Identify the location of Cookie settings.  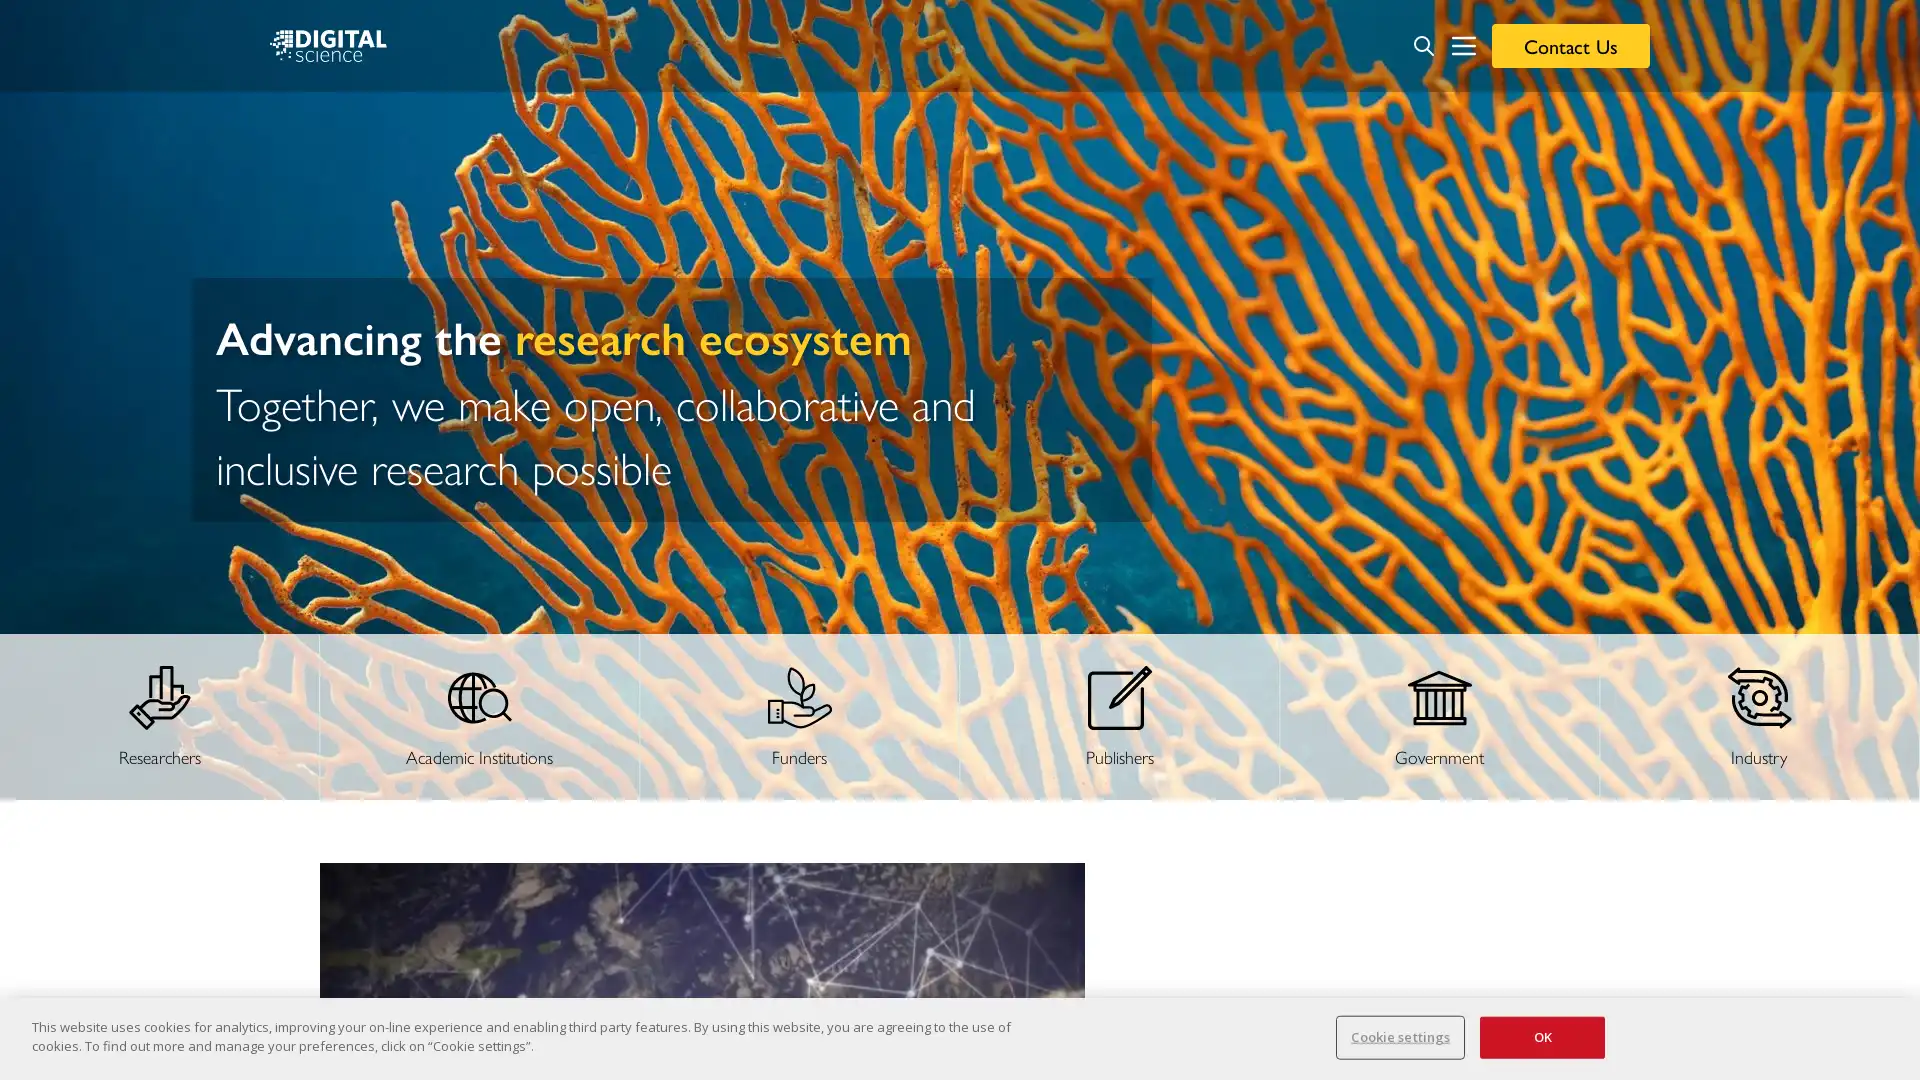
(1399, 1036).